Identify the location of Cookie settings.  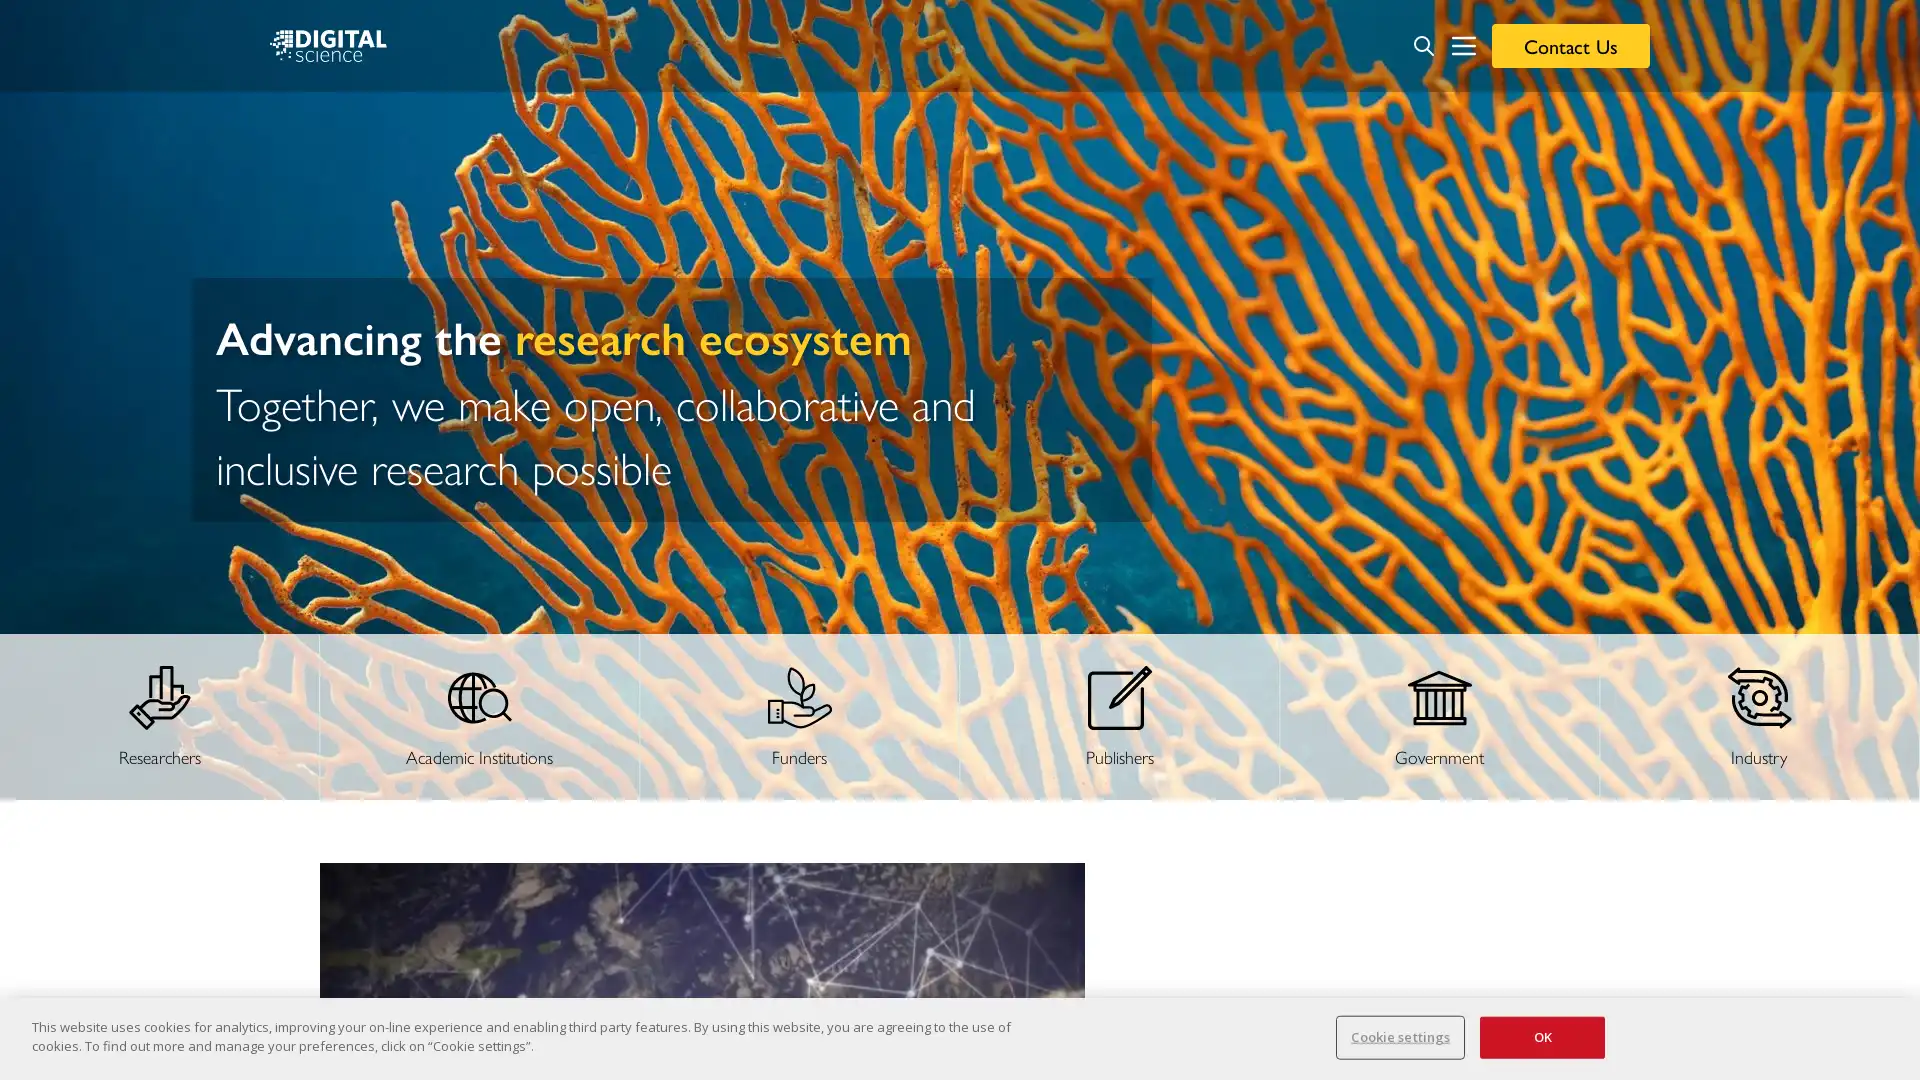
(1399, 1036).